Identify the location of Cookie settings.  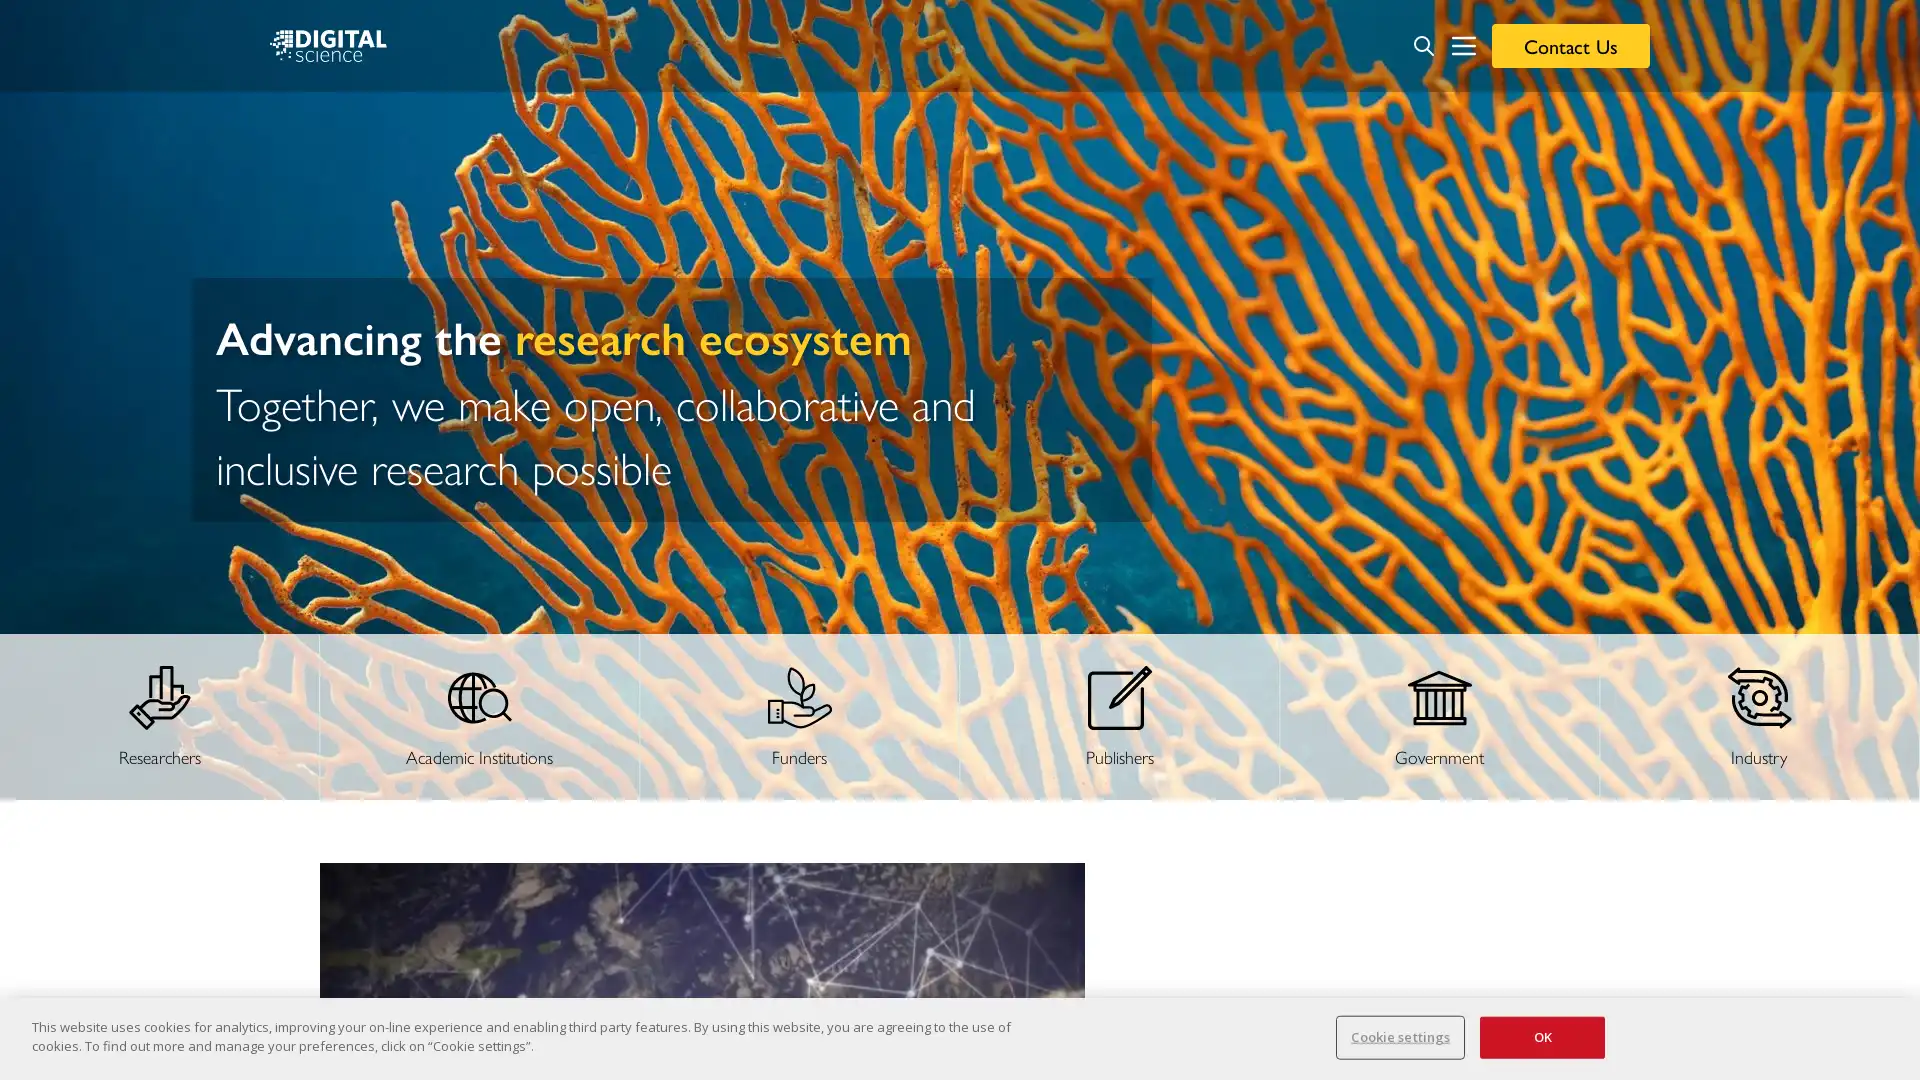
(1399, 1036).